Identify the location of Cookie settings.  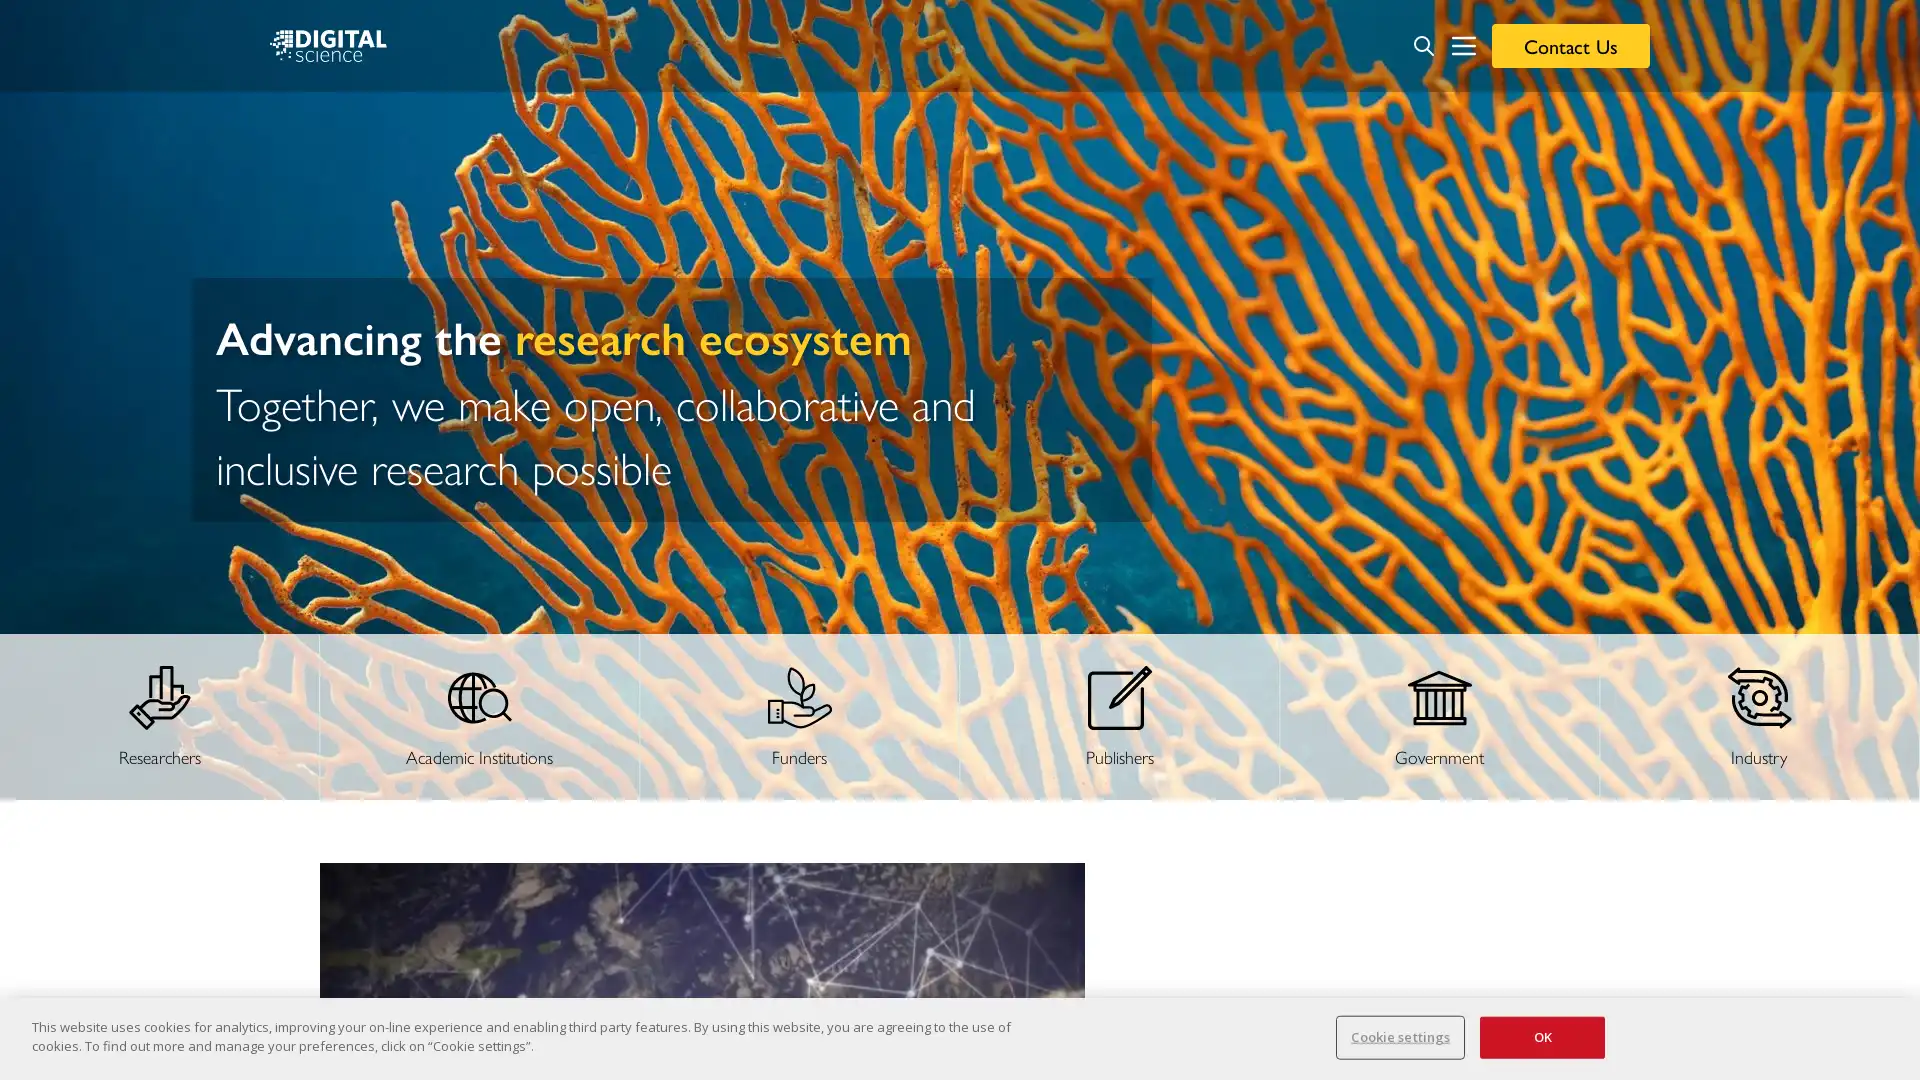
(1399, 1036).